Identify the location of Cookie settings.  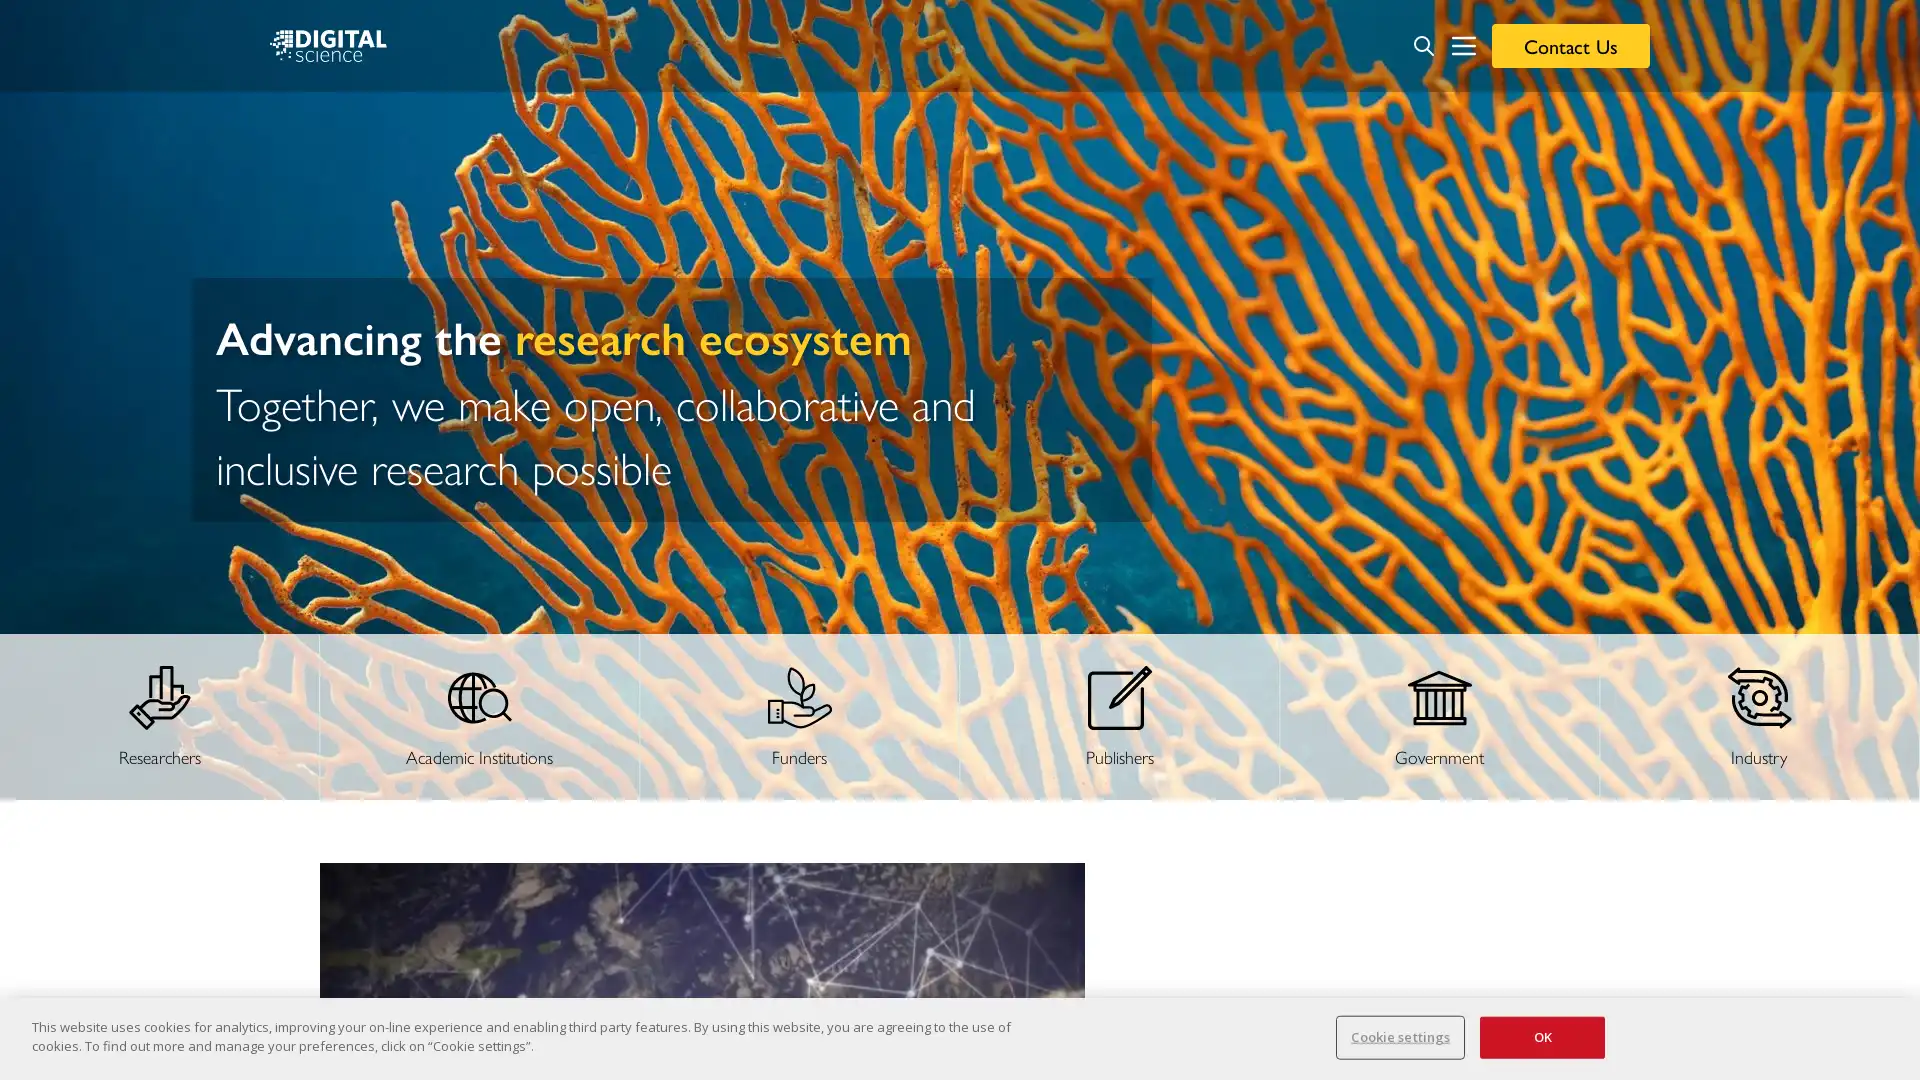
(1399, 1036).